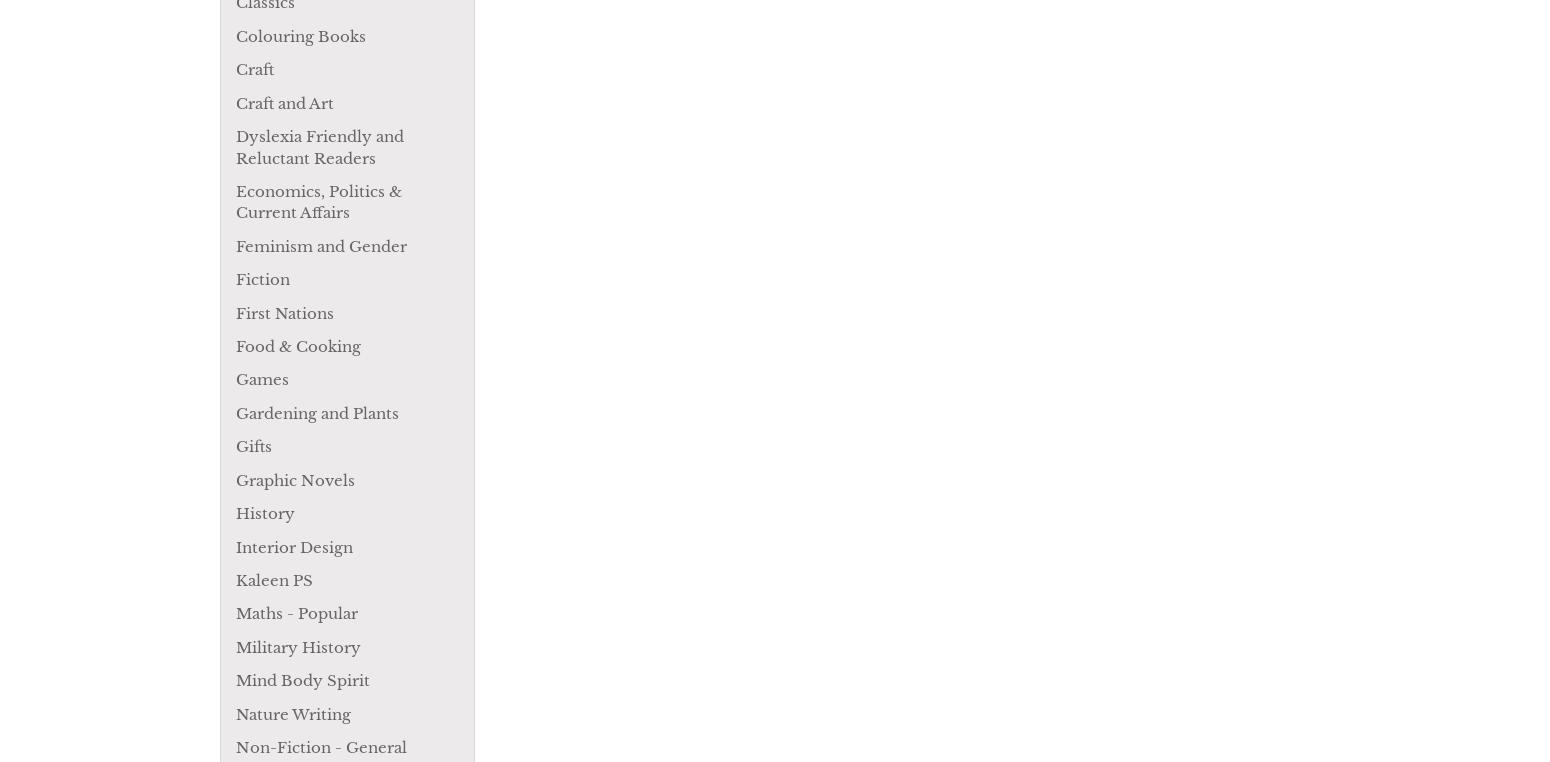 The width and height of the screenshot is (1550, 762). What do you see at coordinates (303, 679) in the screenshot?
I see `'Mind Body Spirit'` at bounding box center [303, 679].